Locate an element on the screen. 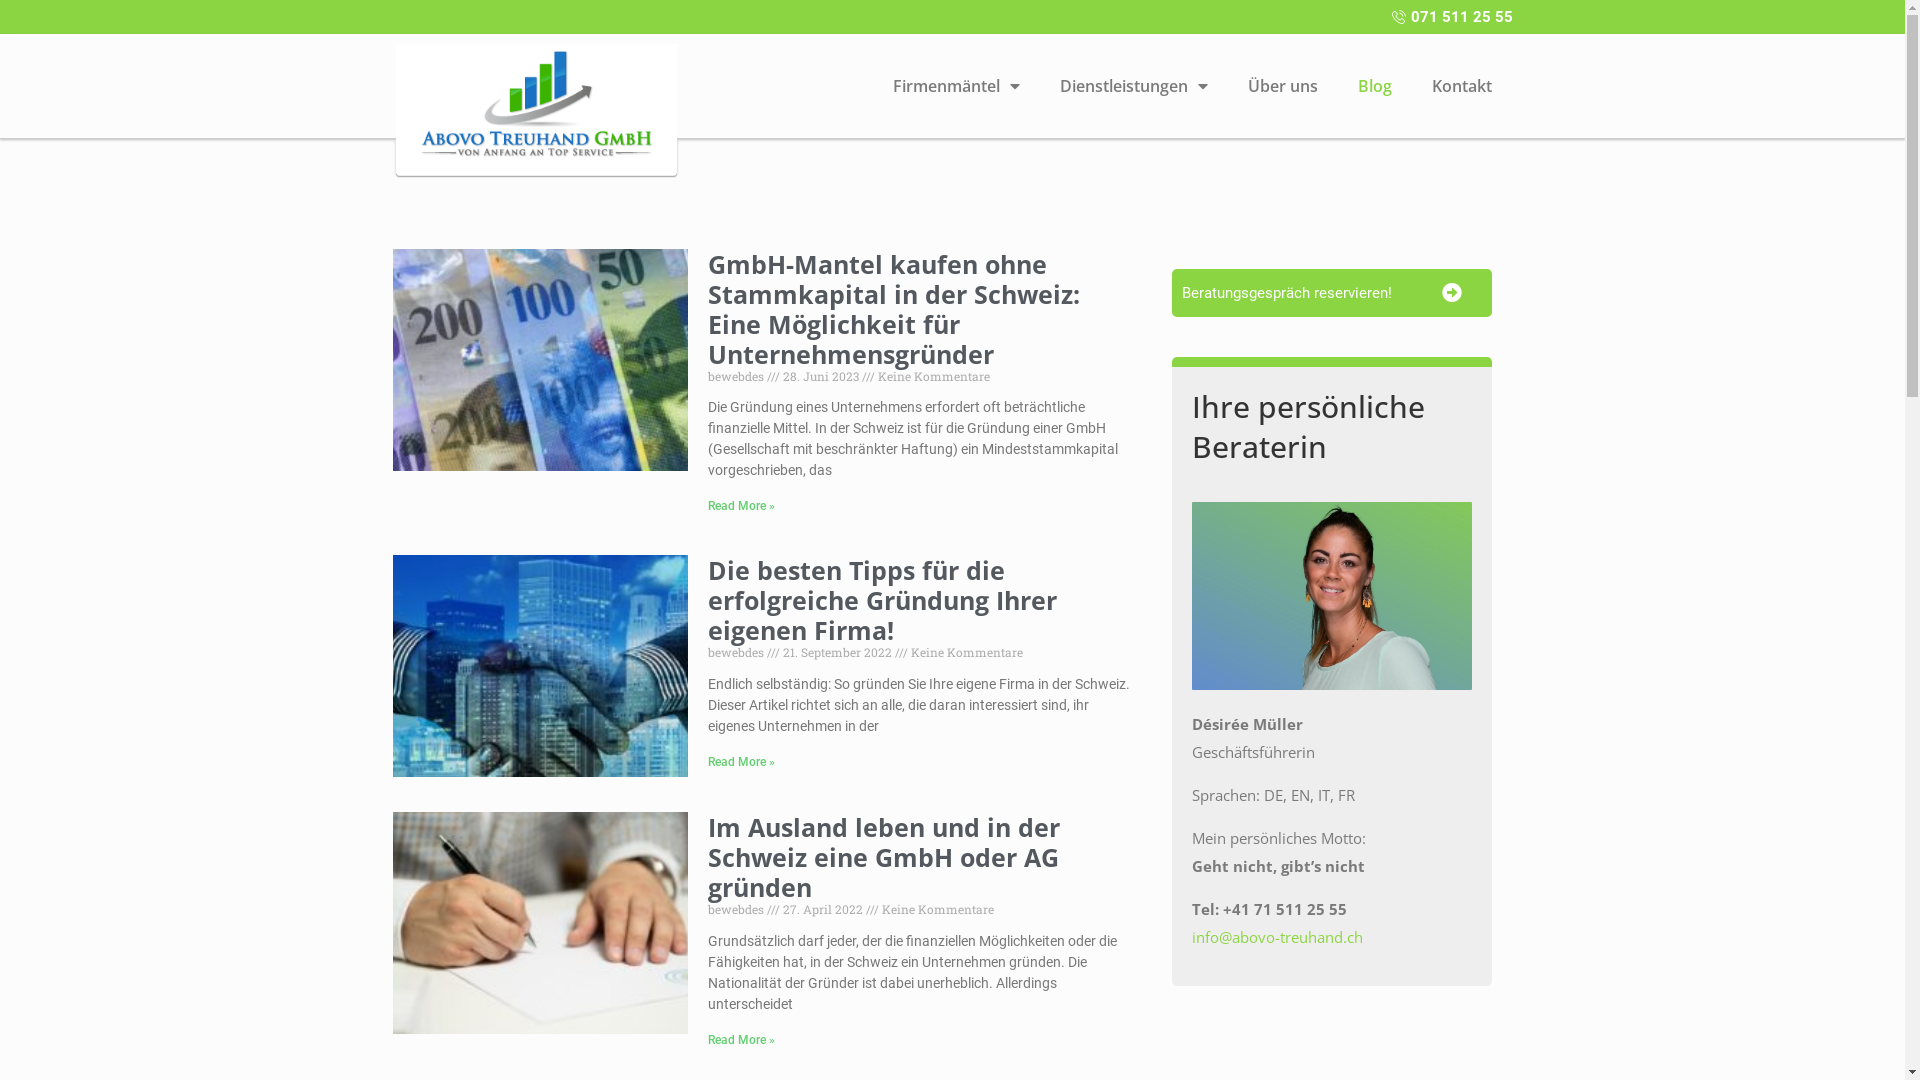 The image size is (1920, 1080). 'info@abovo-treuhand.ch' is located at coordinates (1276, 937).